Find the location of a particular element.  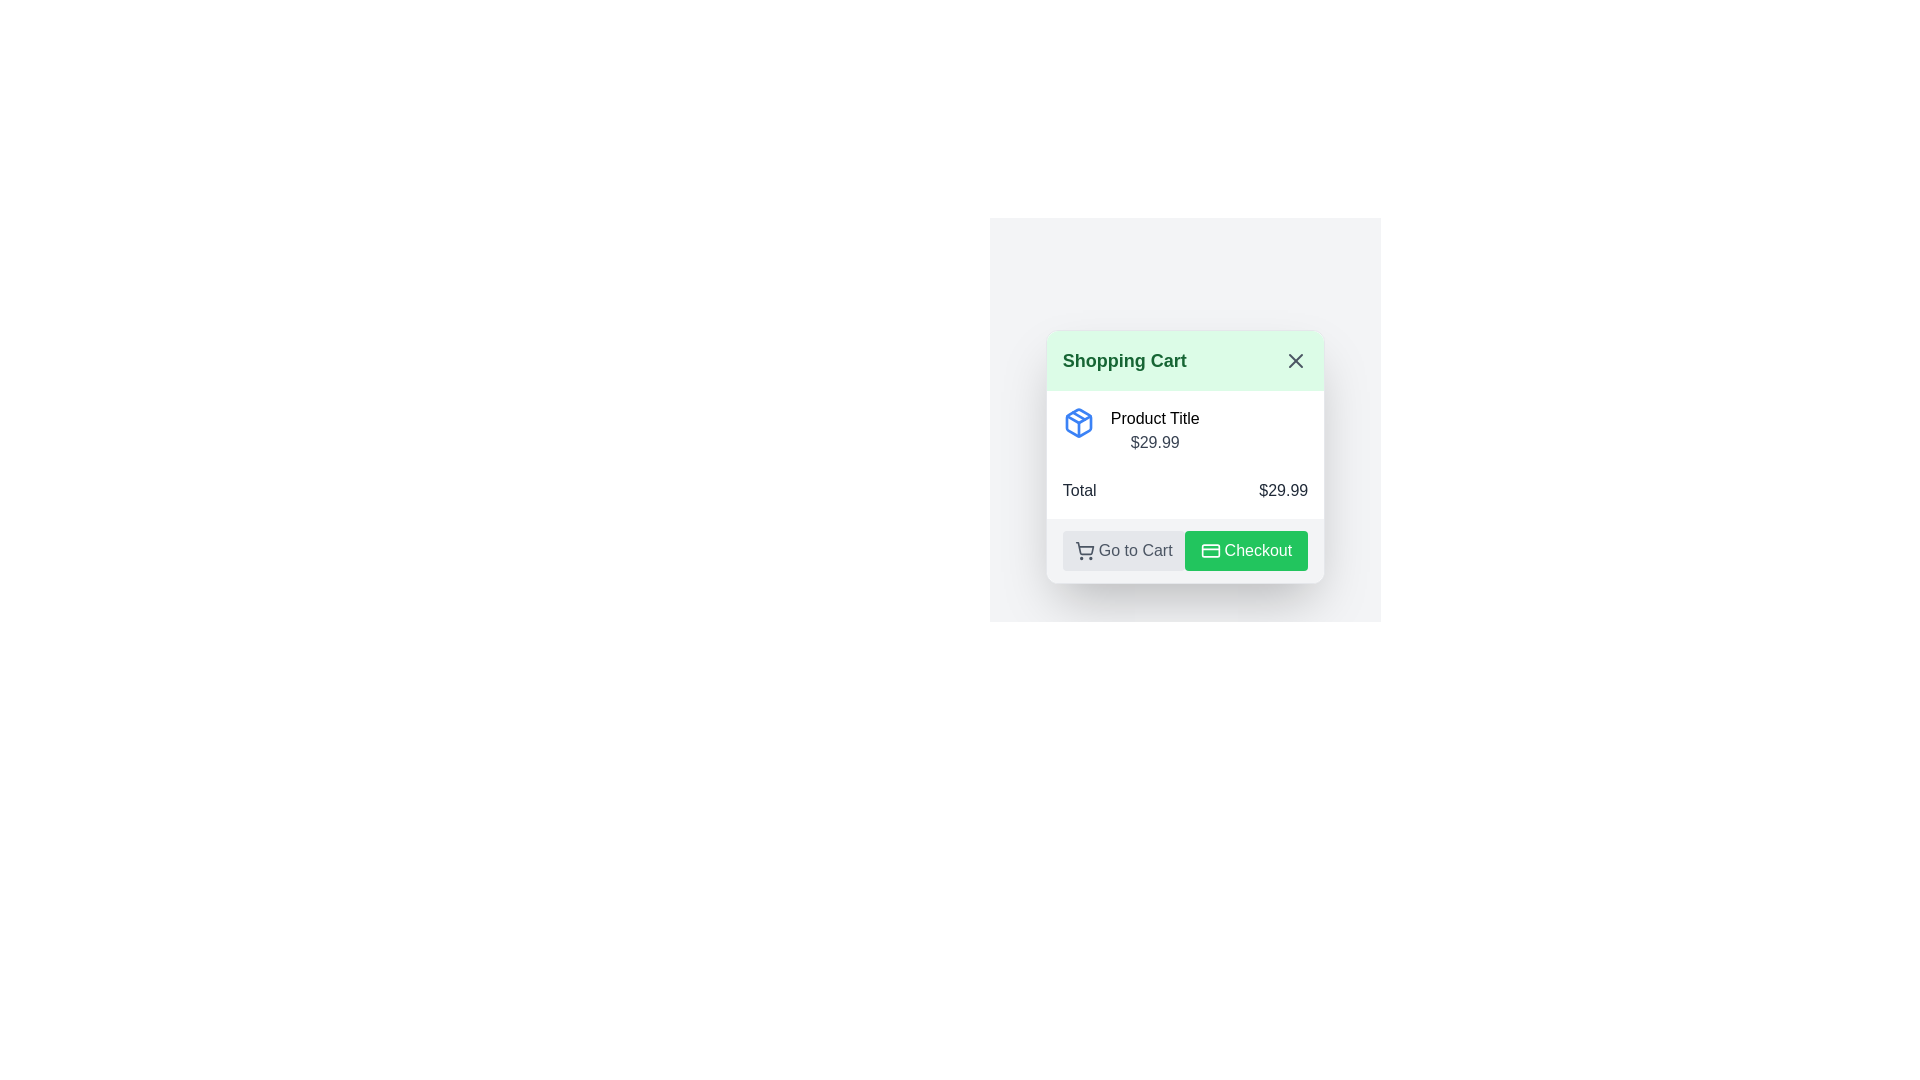

static text label indicating the total amount for the listed items in the shopping cart, located on the left side of the total price display is located at coordinates (1078, 490).